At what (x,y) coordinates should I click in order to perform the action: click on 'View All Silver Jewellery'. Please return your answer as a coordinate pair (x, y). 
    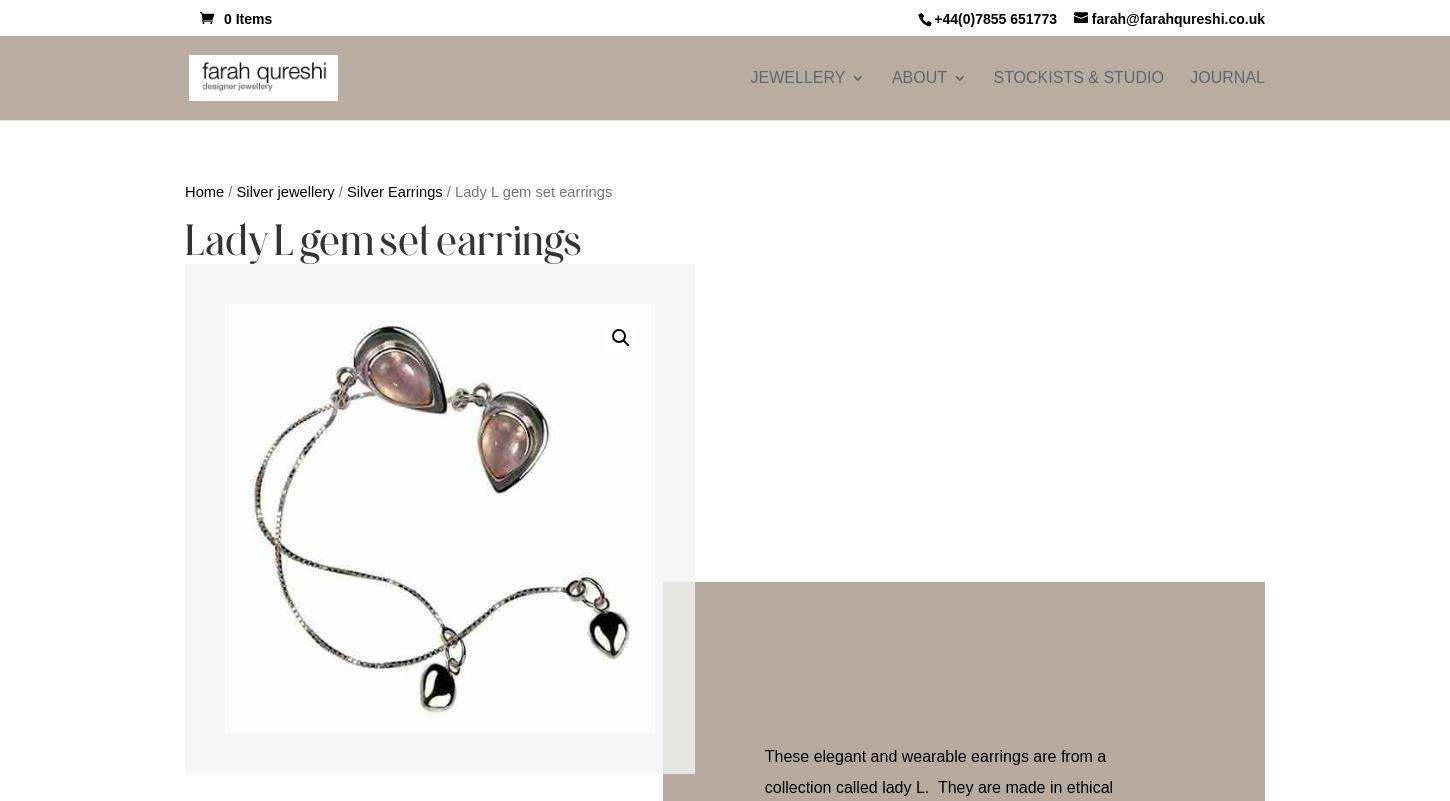
    Looking at the image, I should click on (1029, 575).